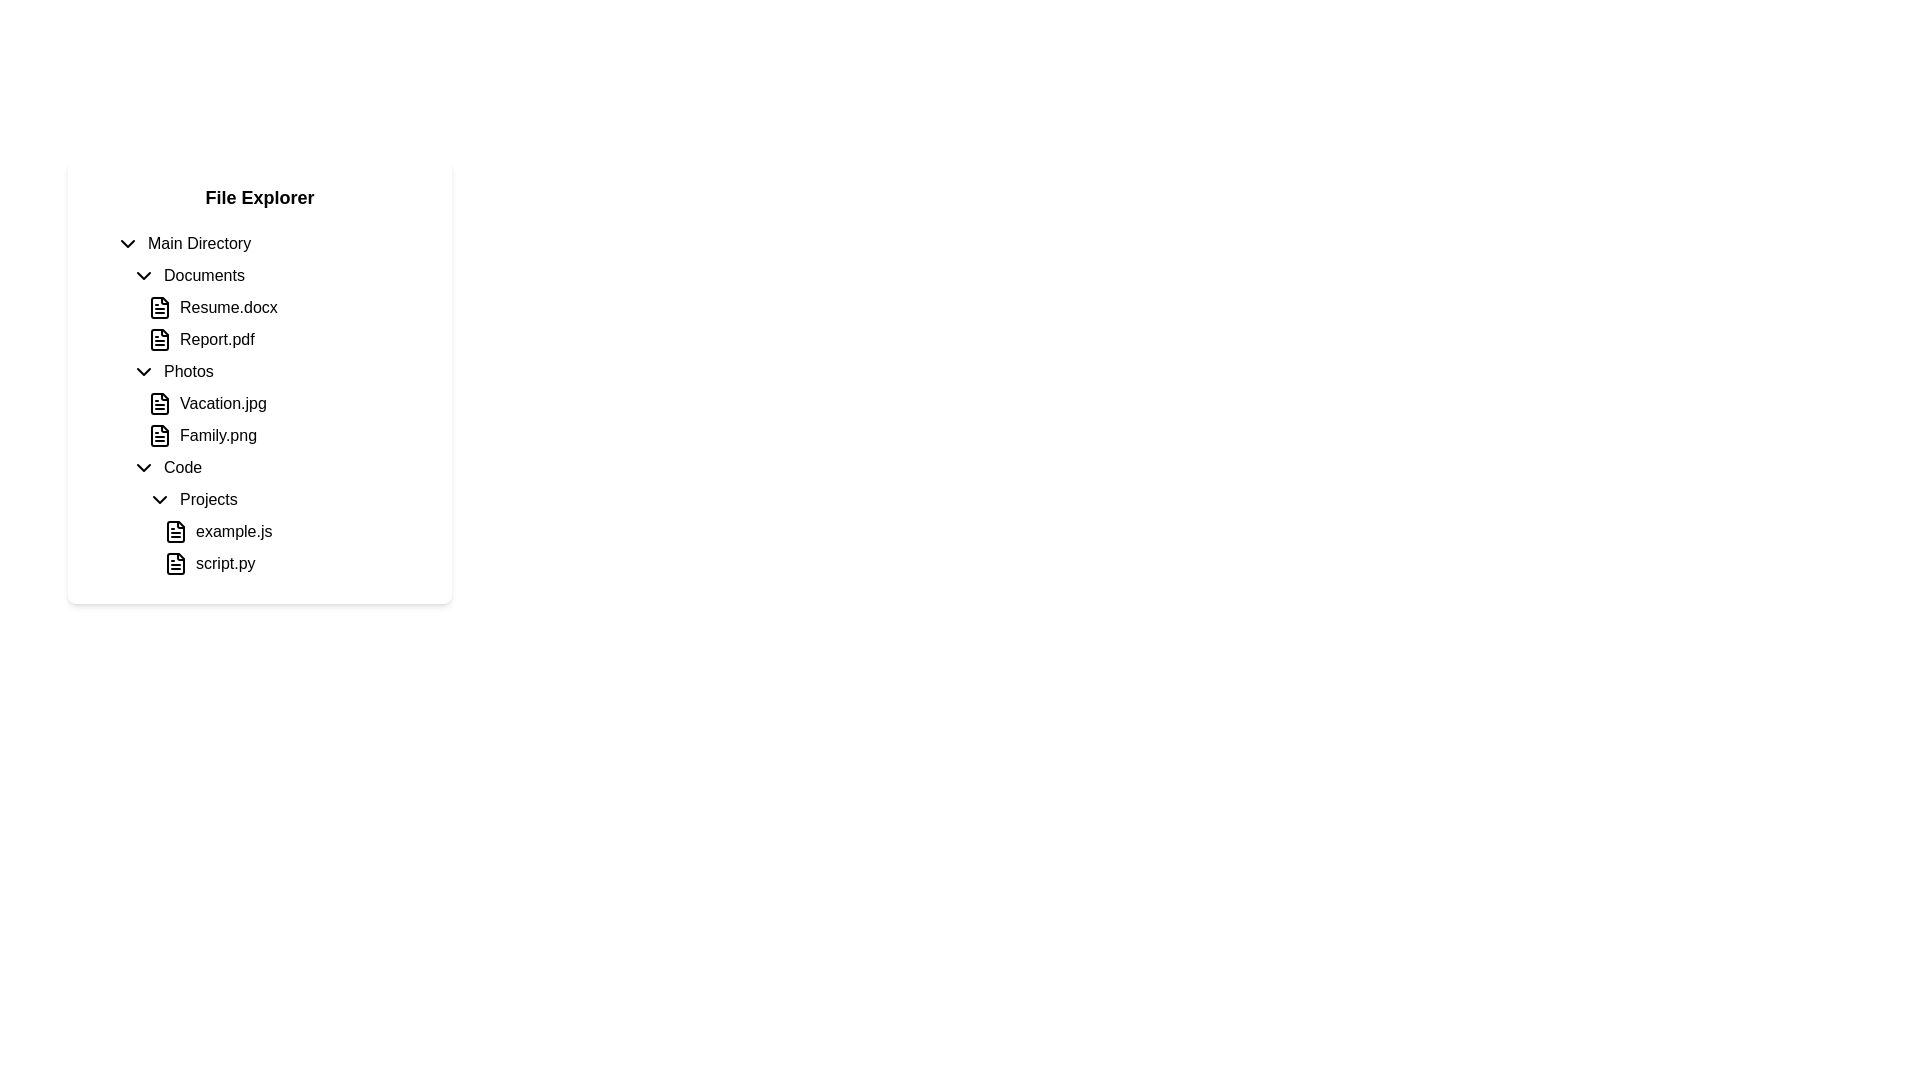 Image resolution: width=1920 pixels, height=1080 pixels. I want to click on the 'Report.pdf' file entry in the file explorer, so click(282, 338).